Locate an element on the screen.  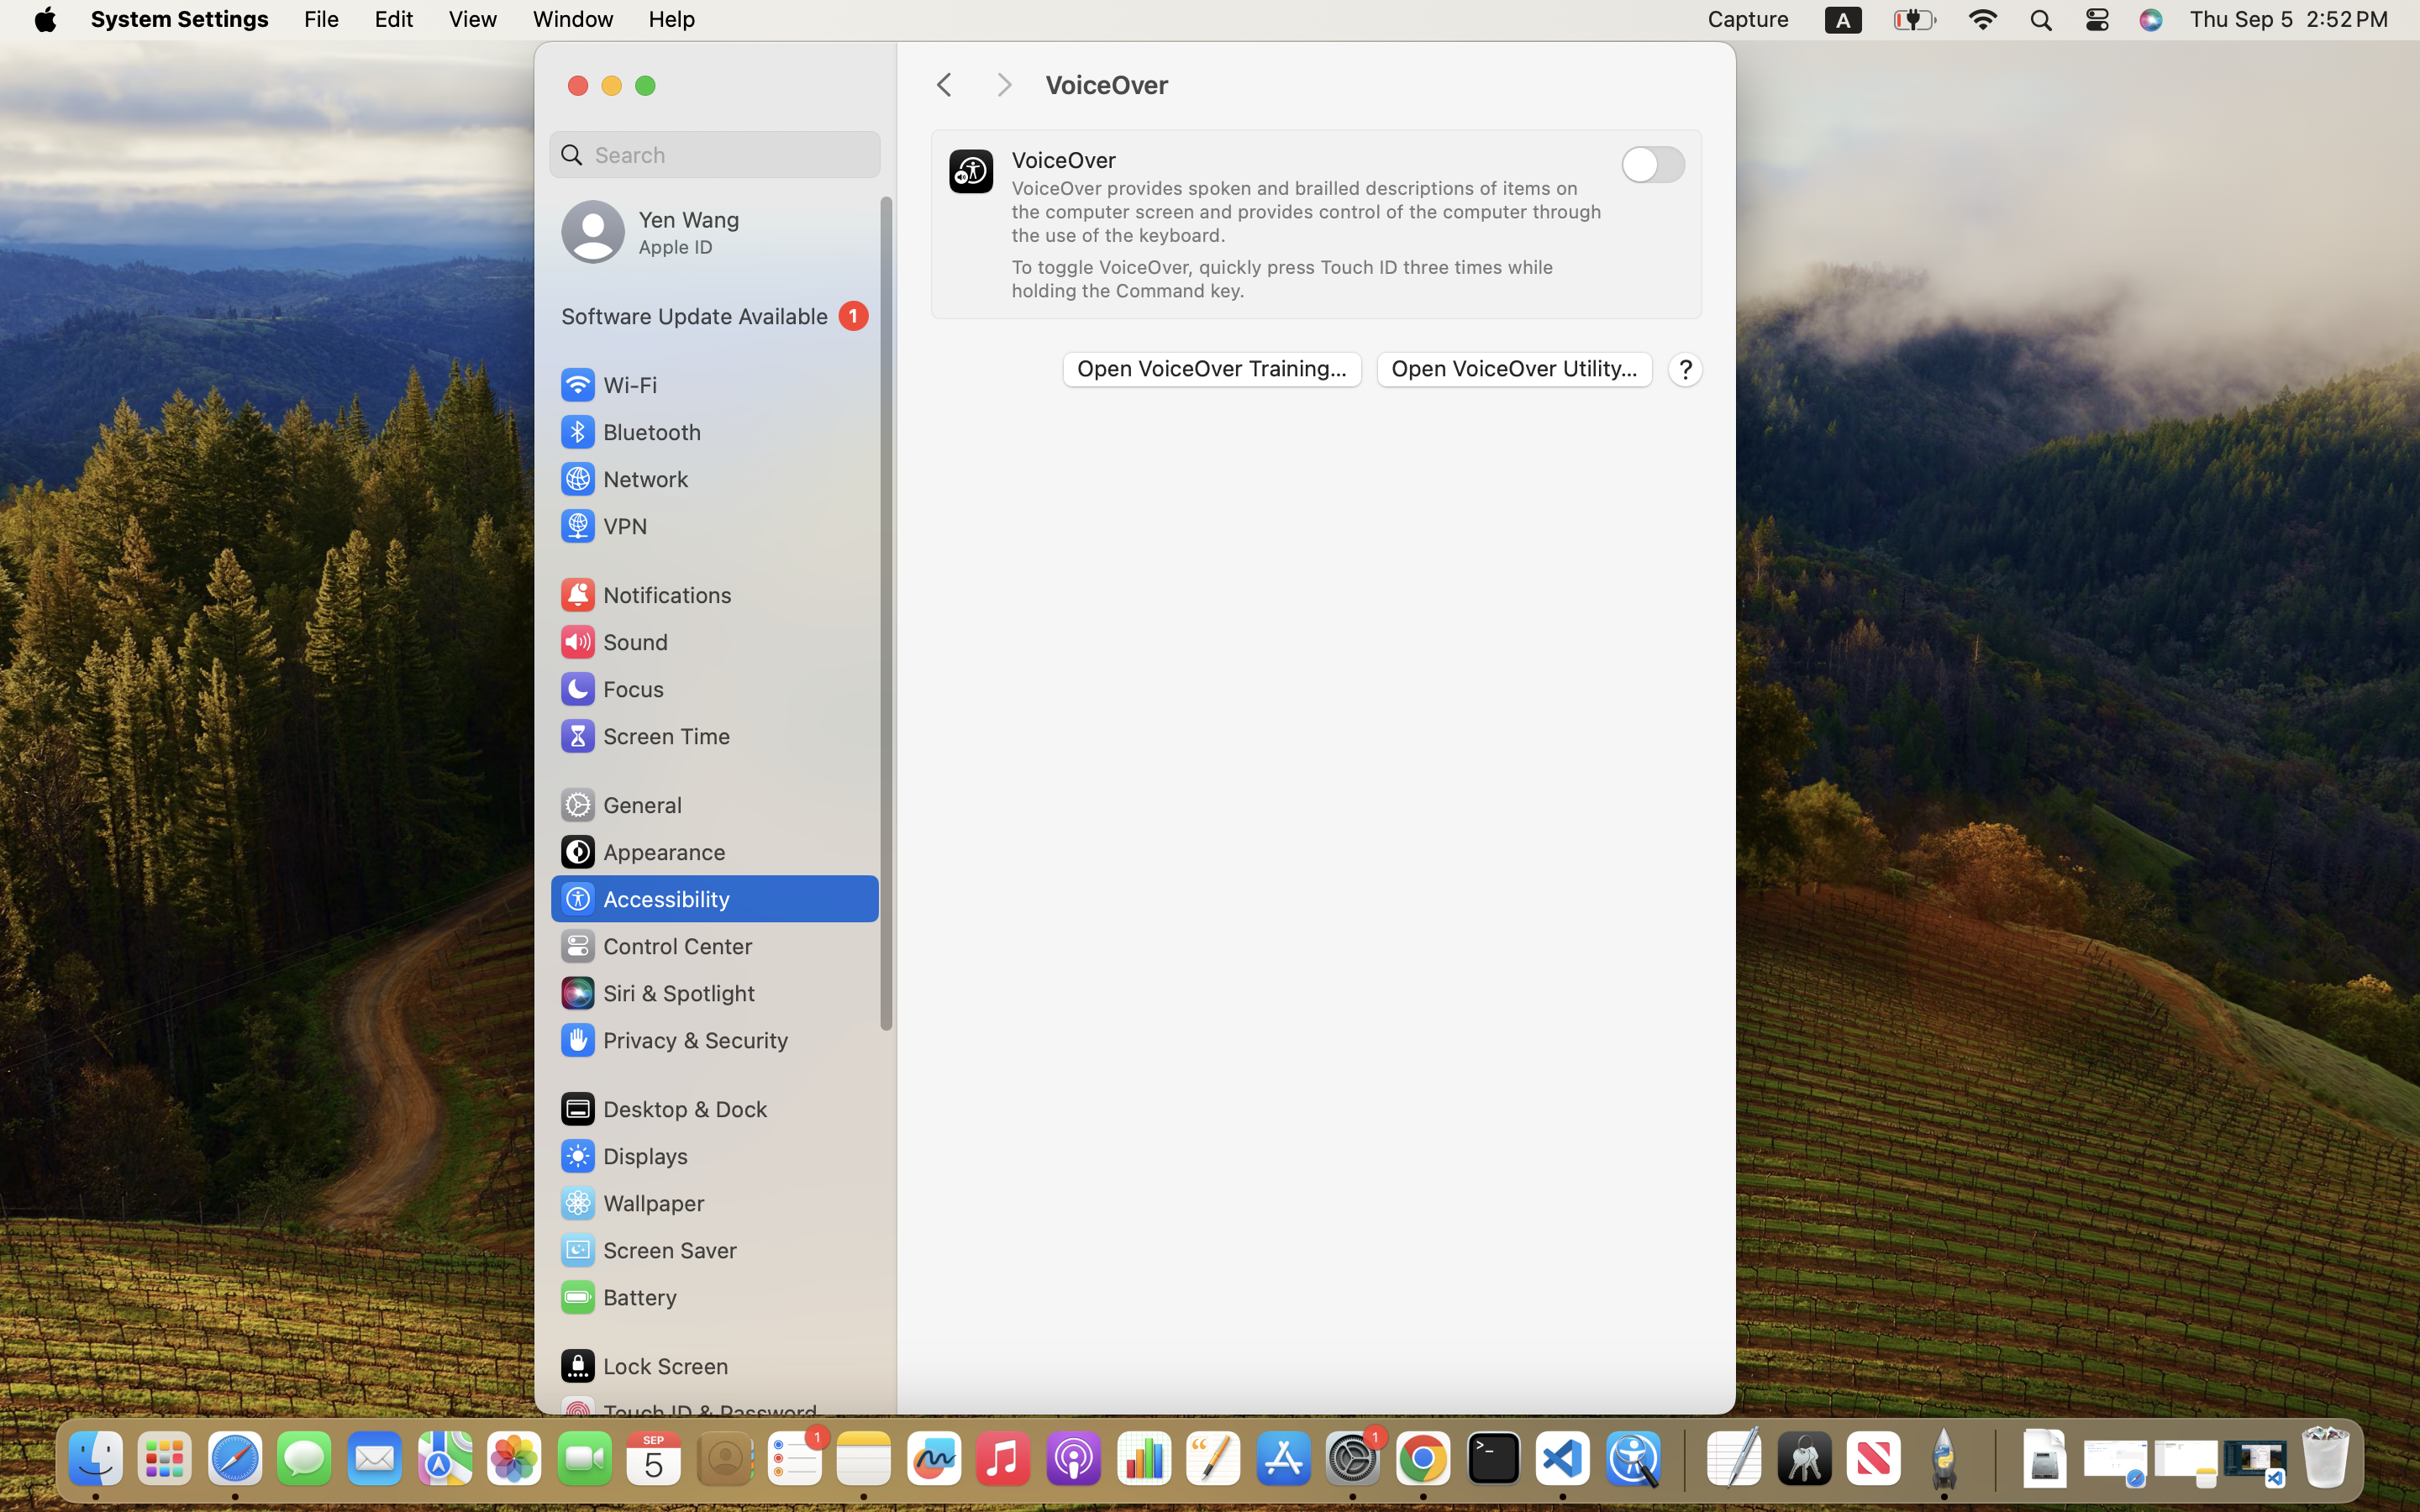
'General' is located at coordinates (618, 803).